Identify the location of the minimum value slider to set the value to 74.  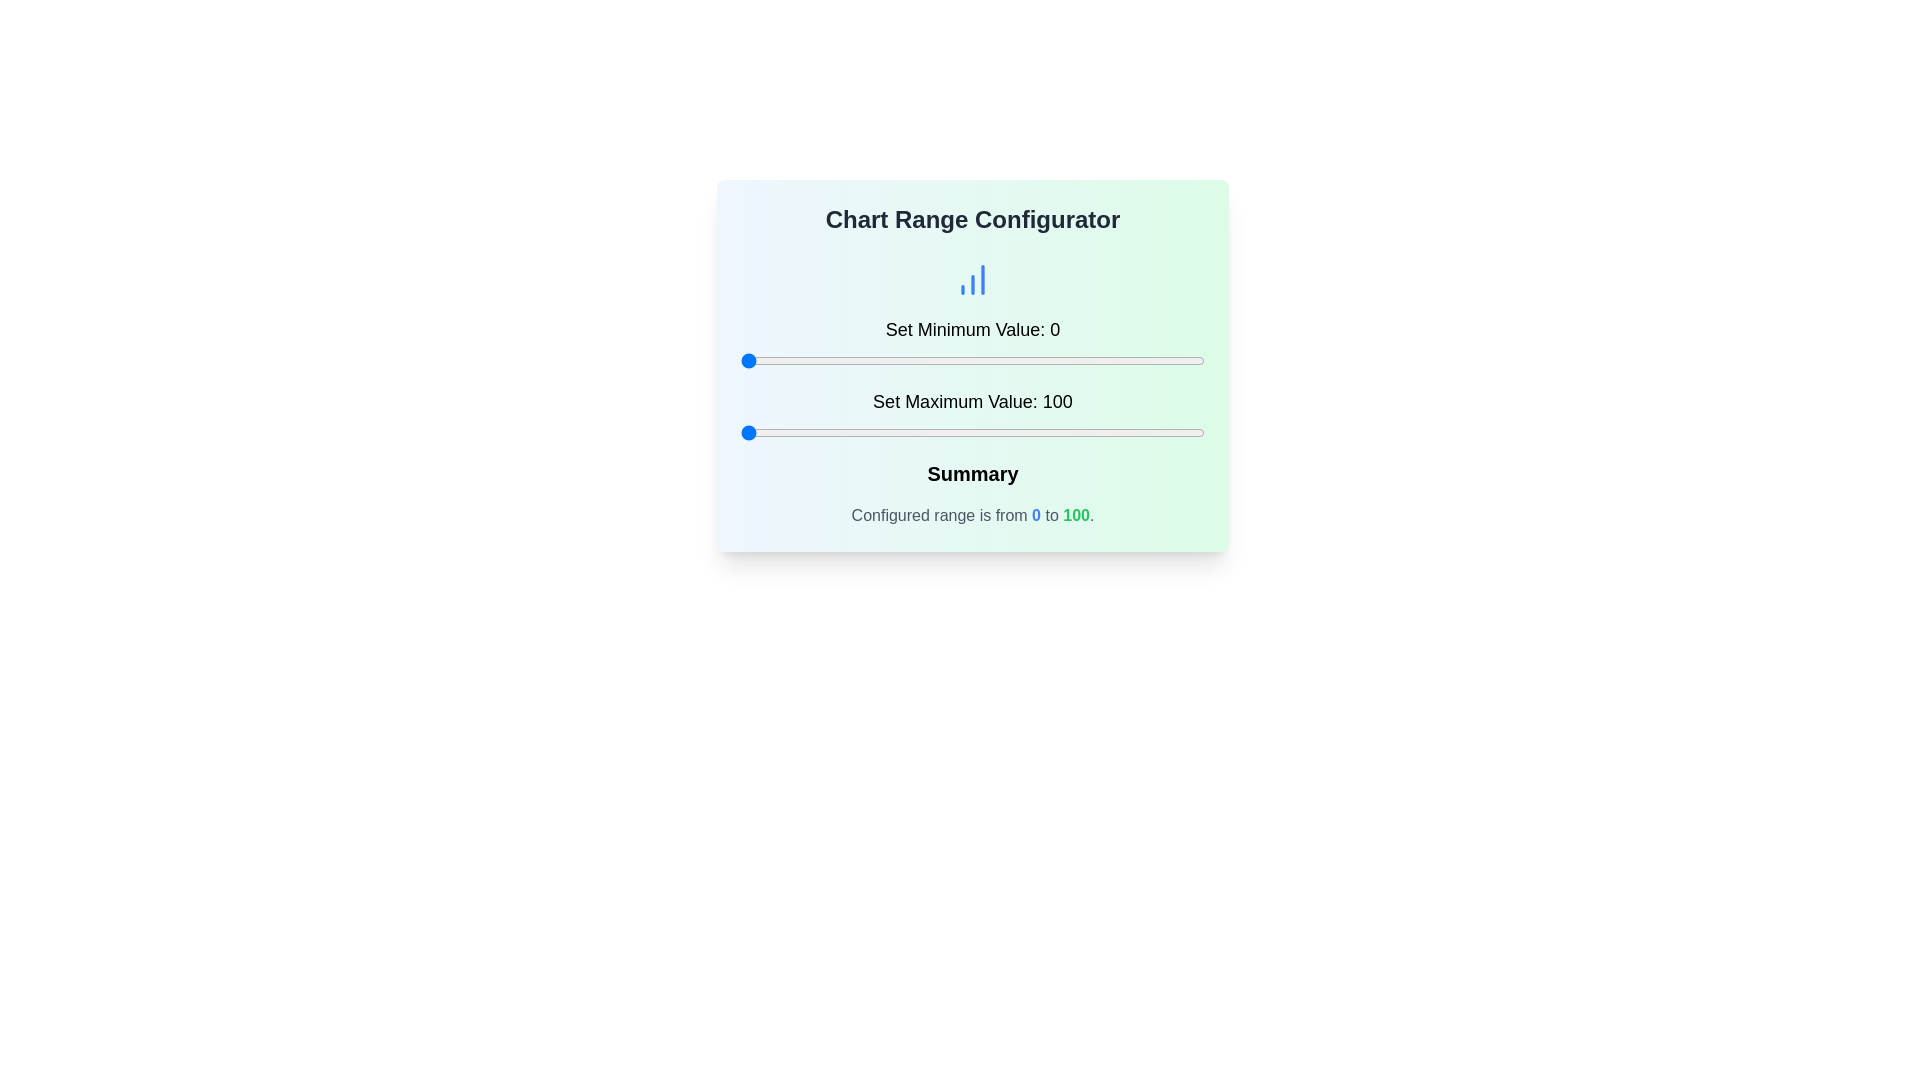
(1083, 361).